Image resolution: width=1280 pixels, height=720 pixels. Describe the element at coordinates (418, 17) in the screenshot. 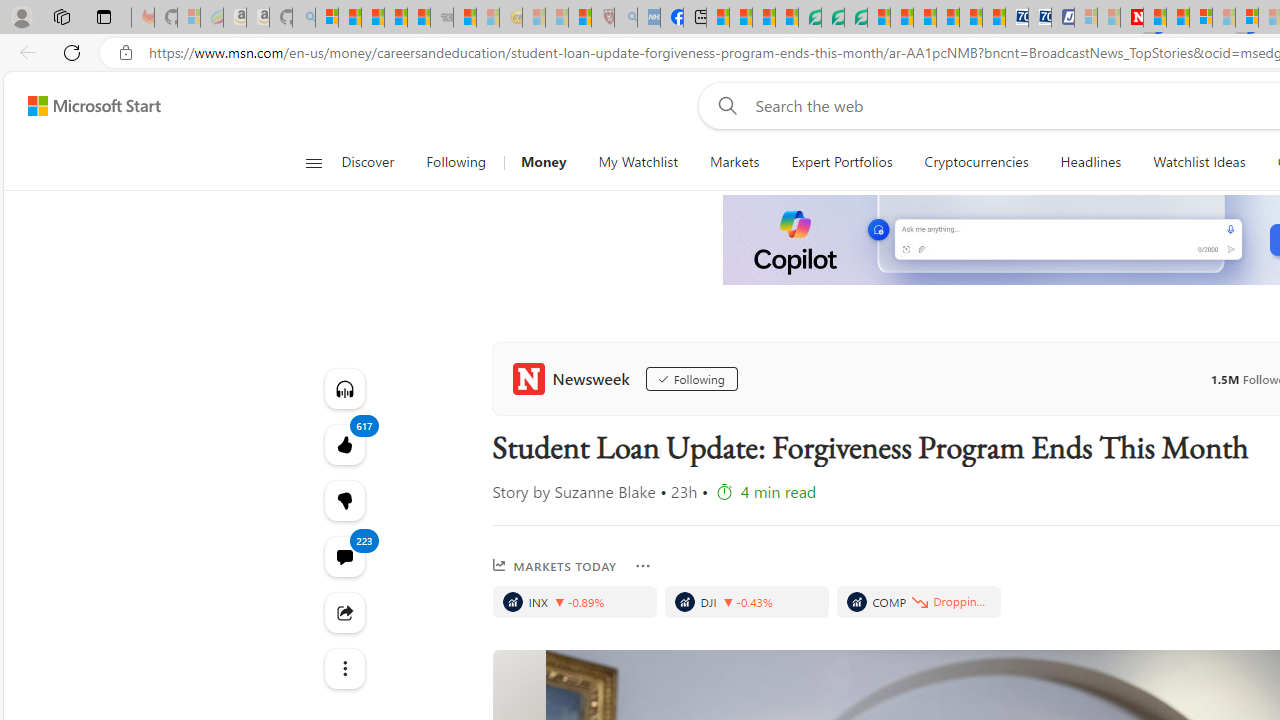

I see `'New Report Confirms 2023 Was Record Hot | Watch'` at that location.